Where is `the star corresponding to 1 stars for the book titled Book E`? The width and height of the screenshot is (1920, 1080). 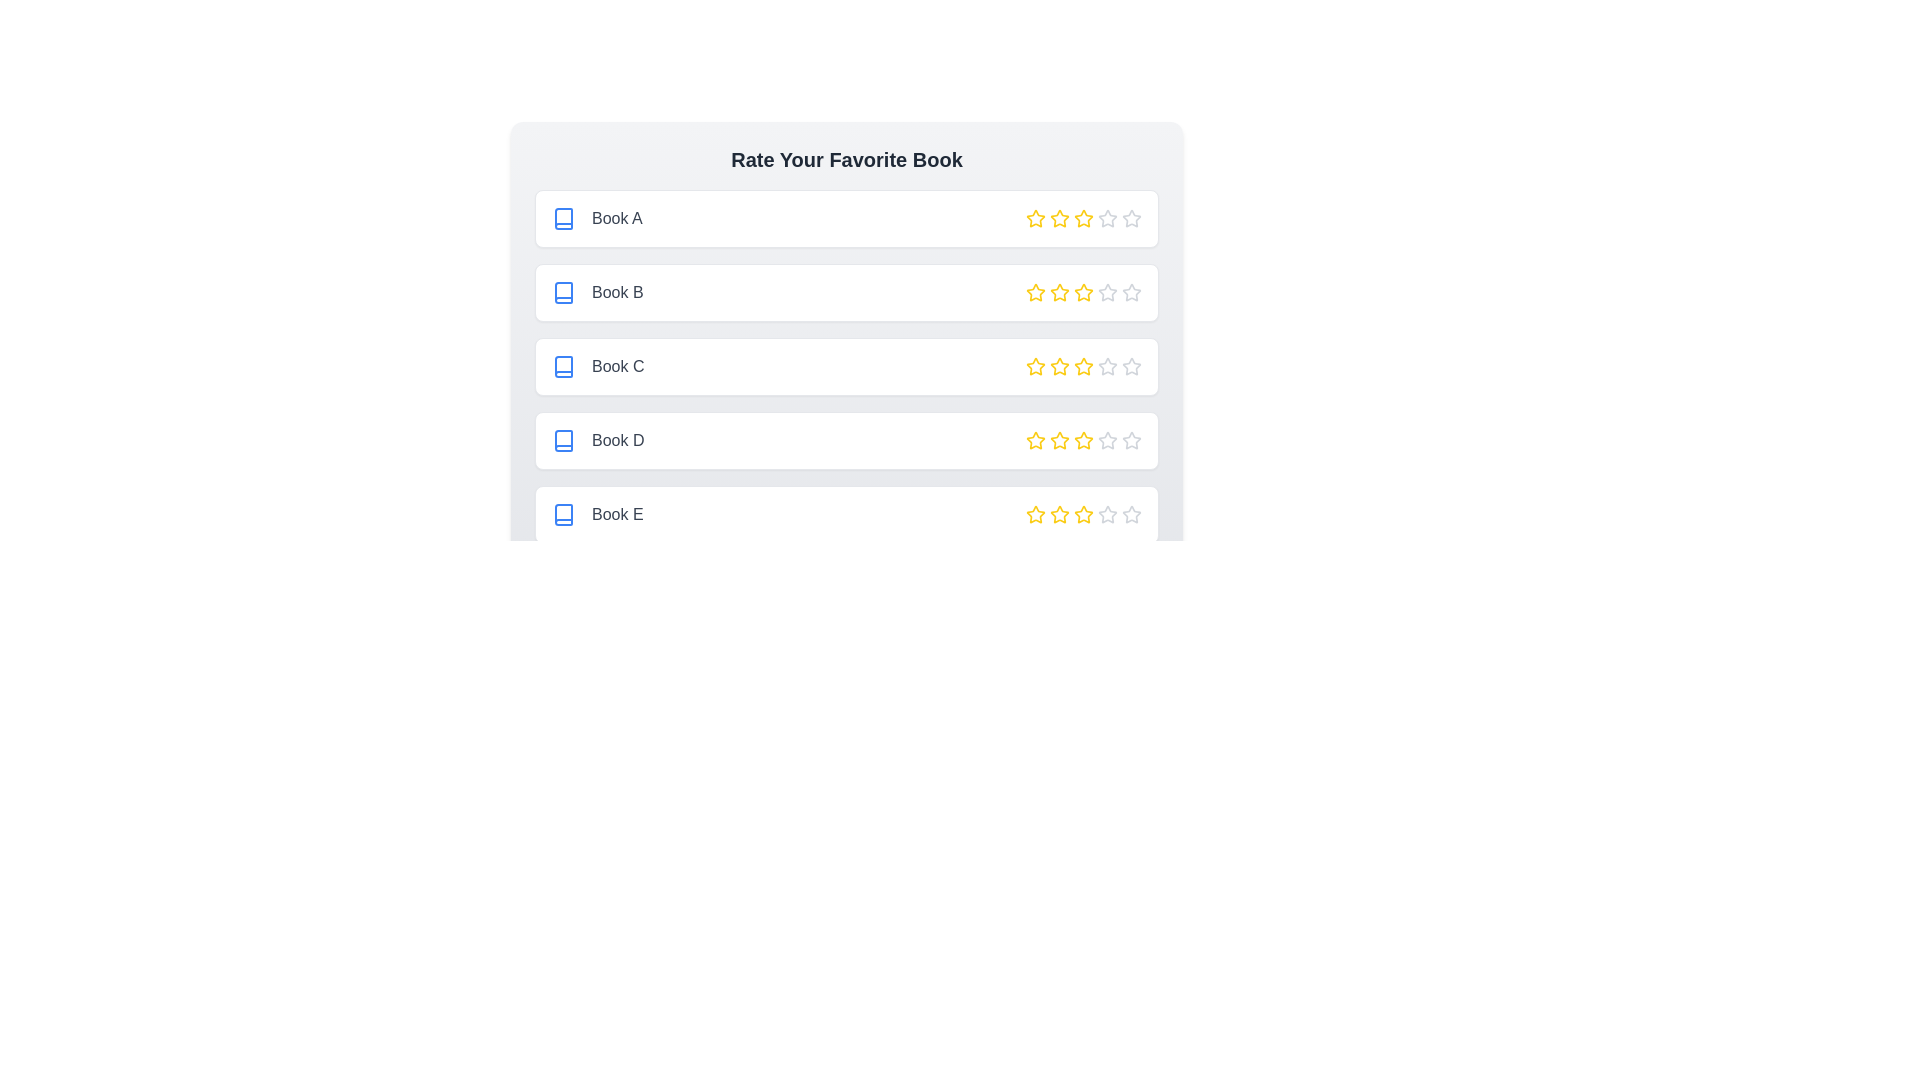 the star corresponding to 1 stars for the book titled Book E is located at coordinates (1036, 514).